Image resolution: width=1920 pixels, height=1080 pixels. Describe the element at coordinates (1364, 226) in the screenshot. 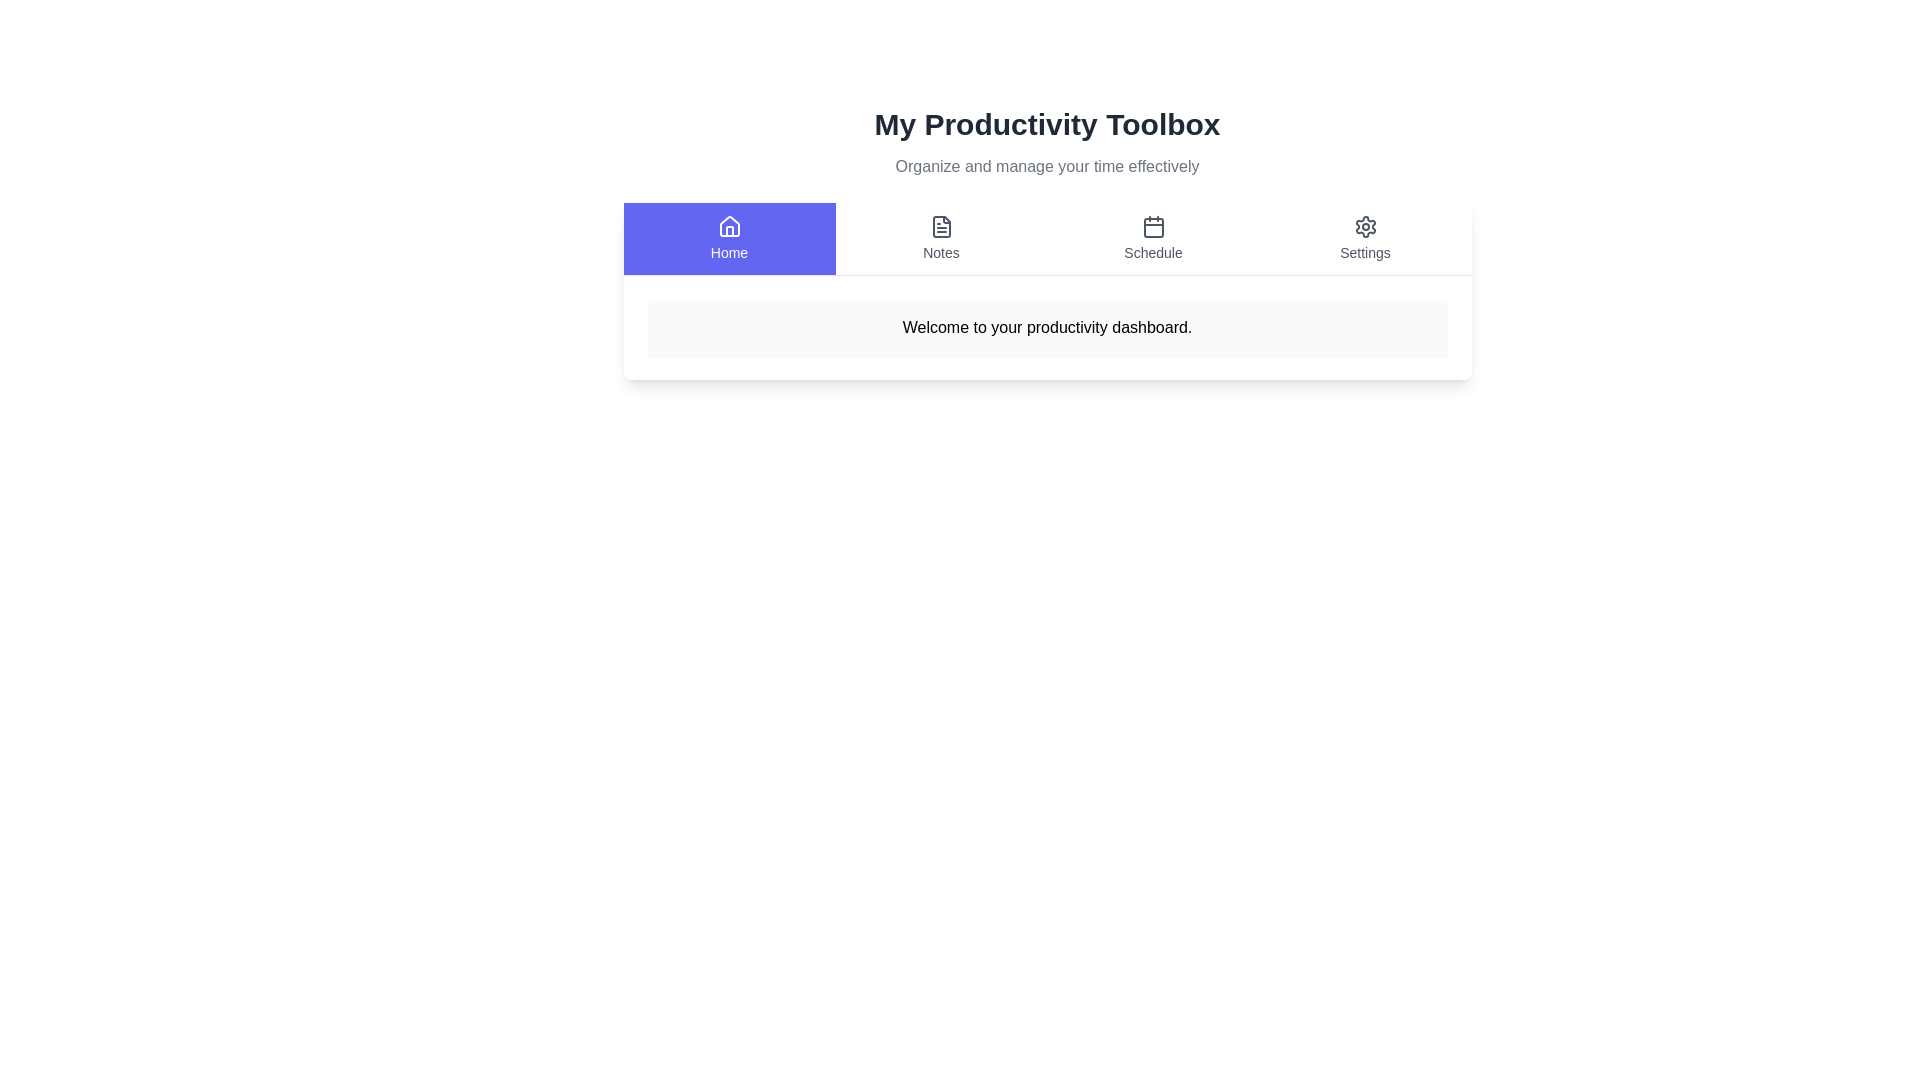

I see `the settings icon located in the top right portion of the header` at that location.